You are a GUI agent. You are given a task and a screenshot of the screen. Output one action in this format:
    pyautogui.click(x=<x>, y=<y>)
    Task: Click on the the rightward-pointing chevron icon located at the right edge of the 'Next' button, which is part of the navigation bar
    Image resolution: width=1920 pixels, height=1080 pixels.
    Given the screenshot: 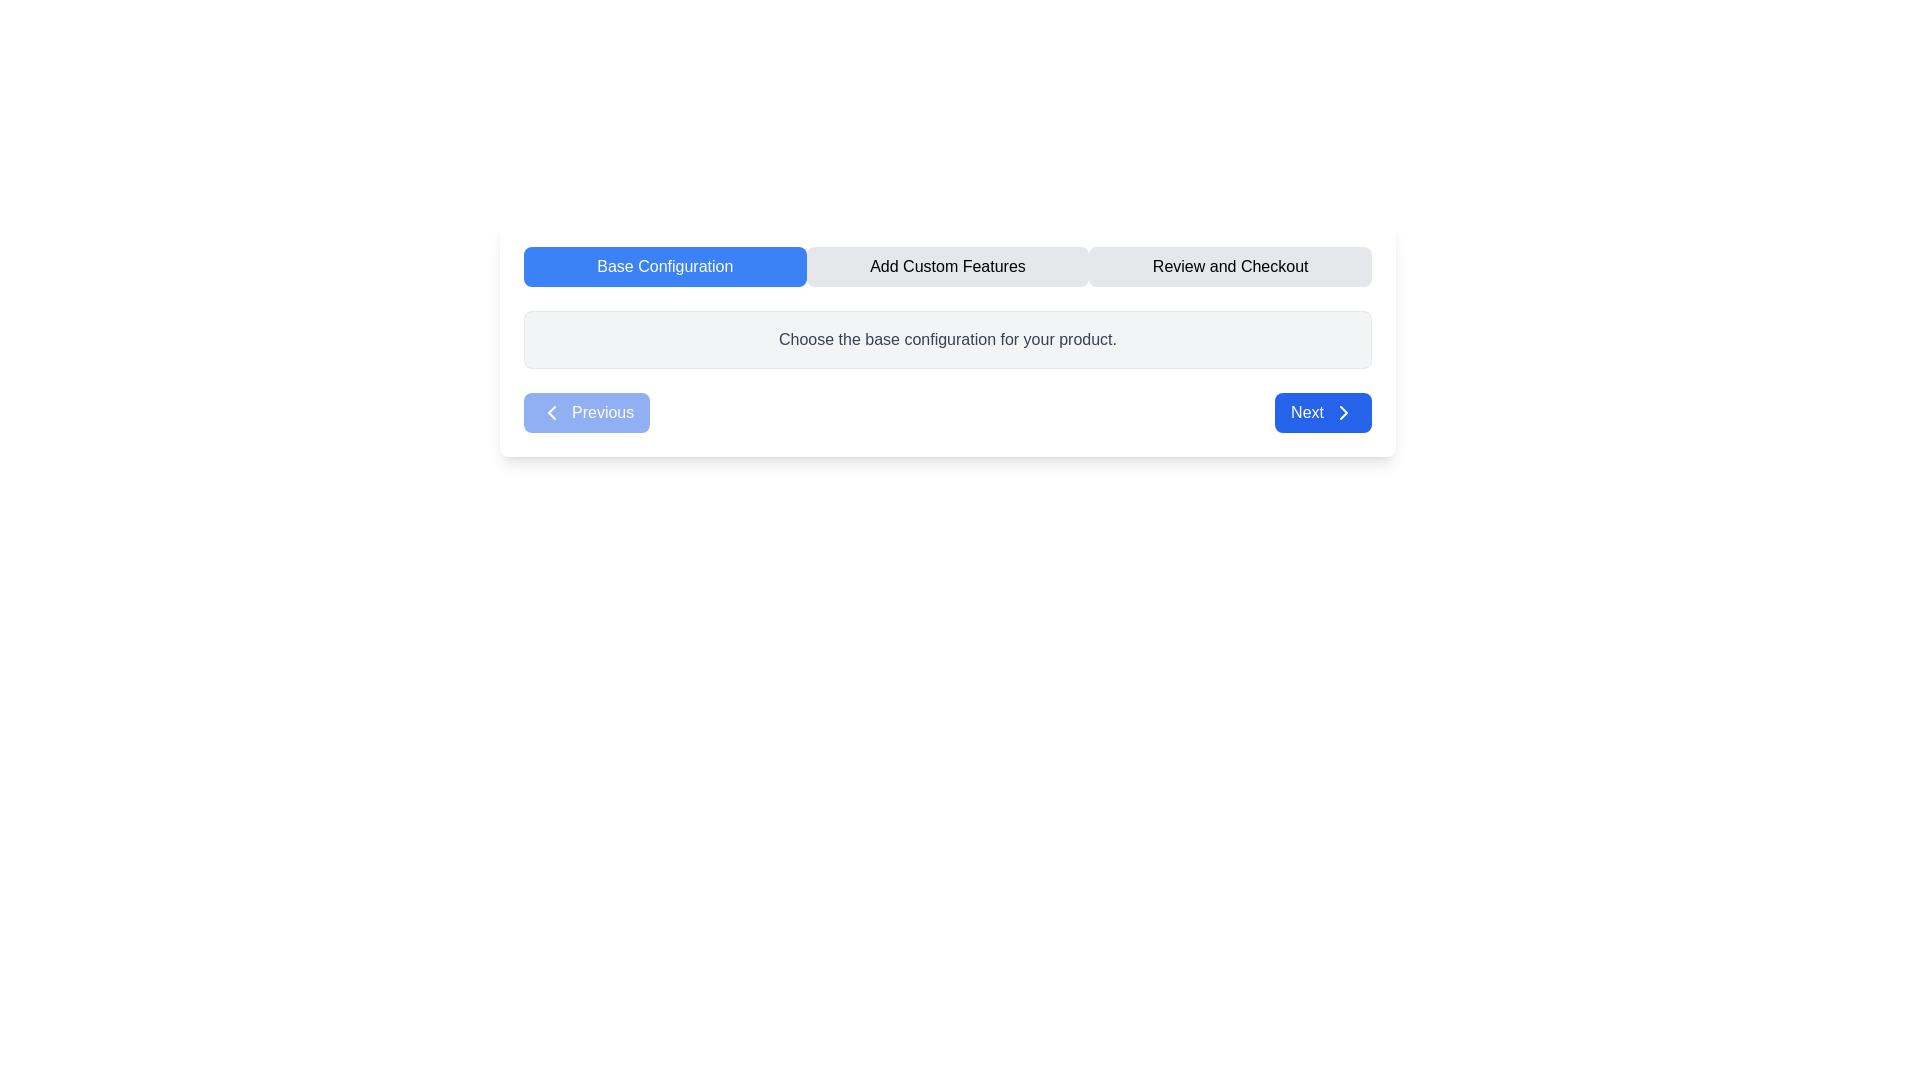 What is the action you would take?
    pyautogui.click(x=1344, y=411)
    